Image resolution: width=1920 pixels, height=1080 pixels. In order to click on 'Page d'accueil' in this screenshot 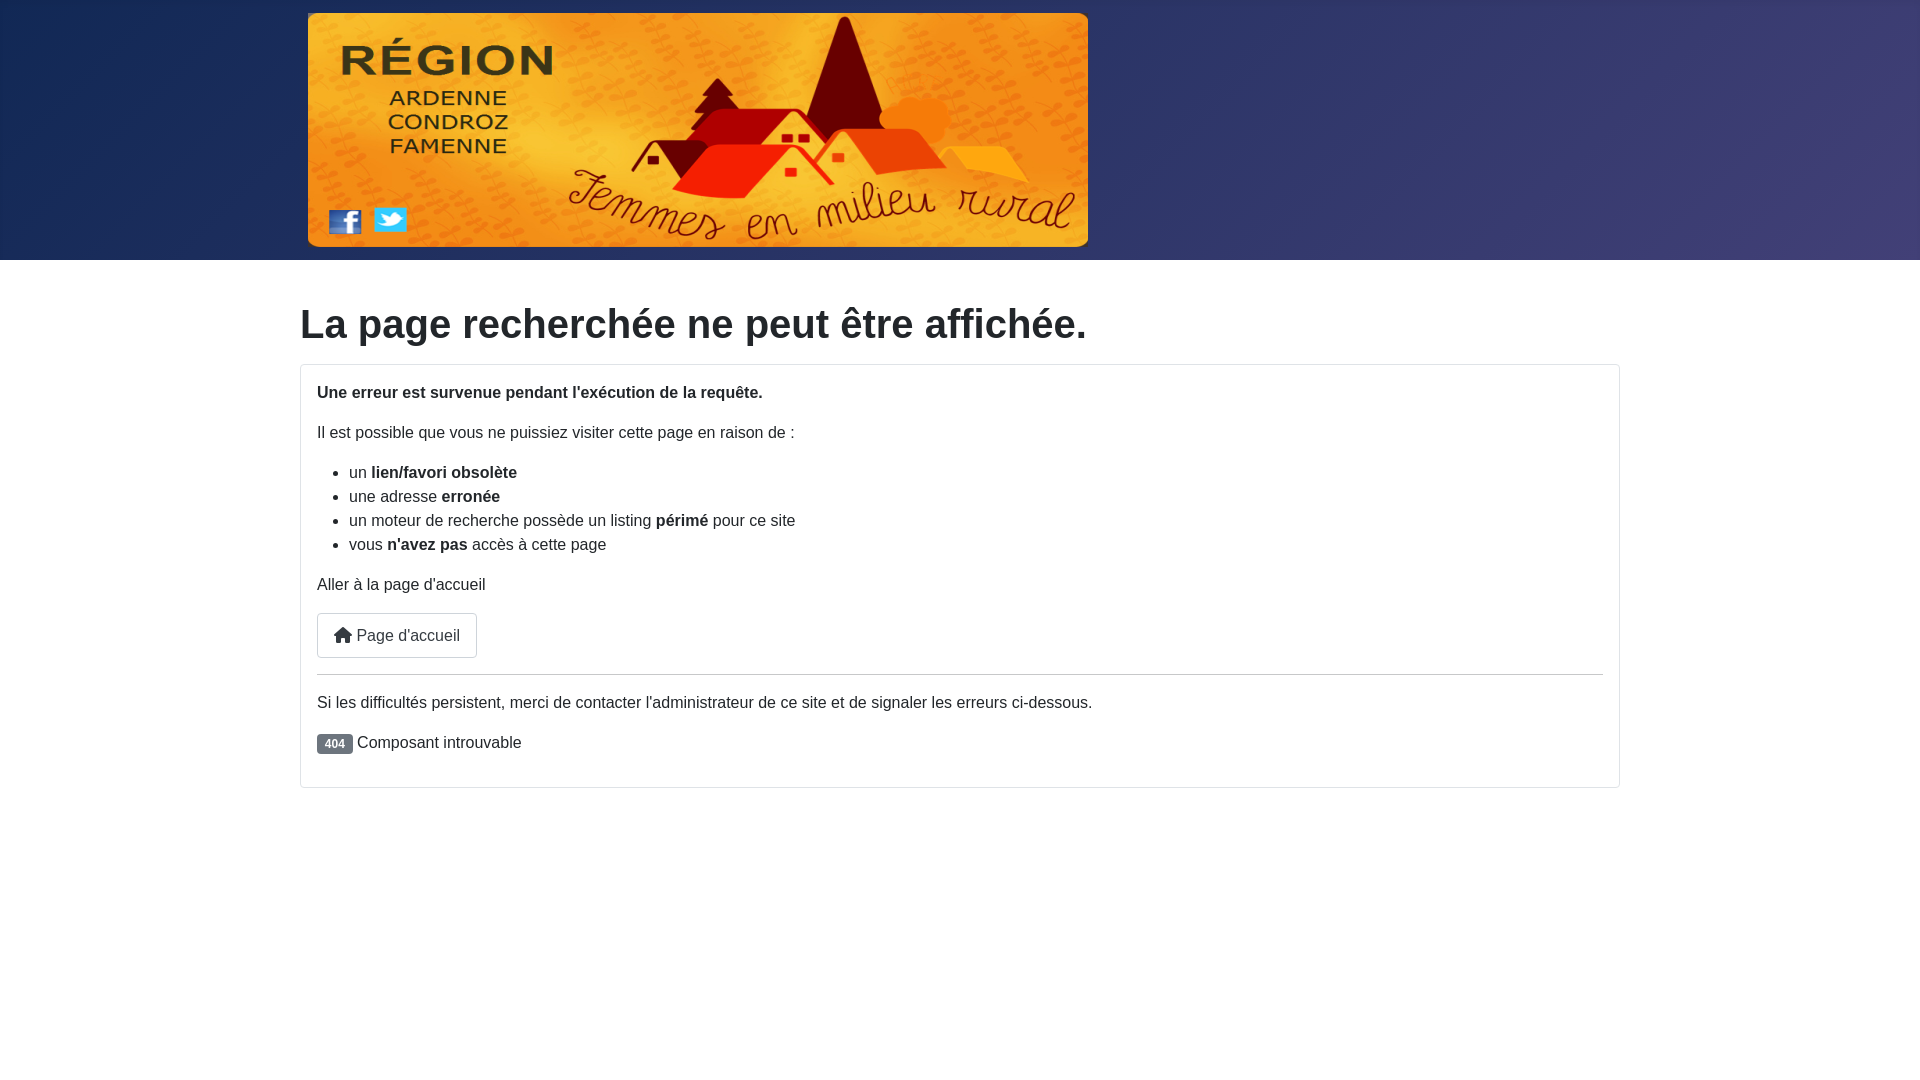, I will do `click(397, 635)`.